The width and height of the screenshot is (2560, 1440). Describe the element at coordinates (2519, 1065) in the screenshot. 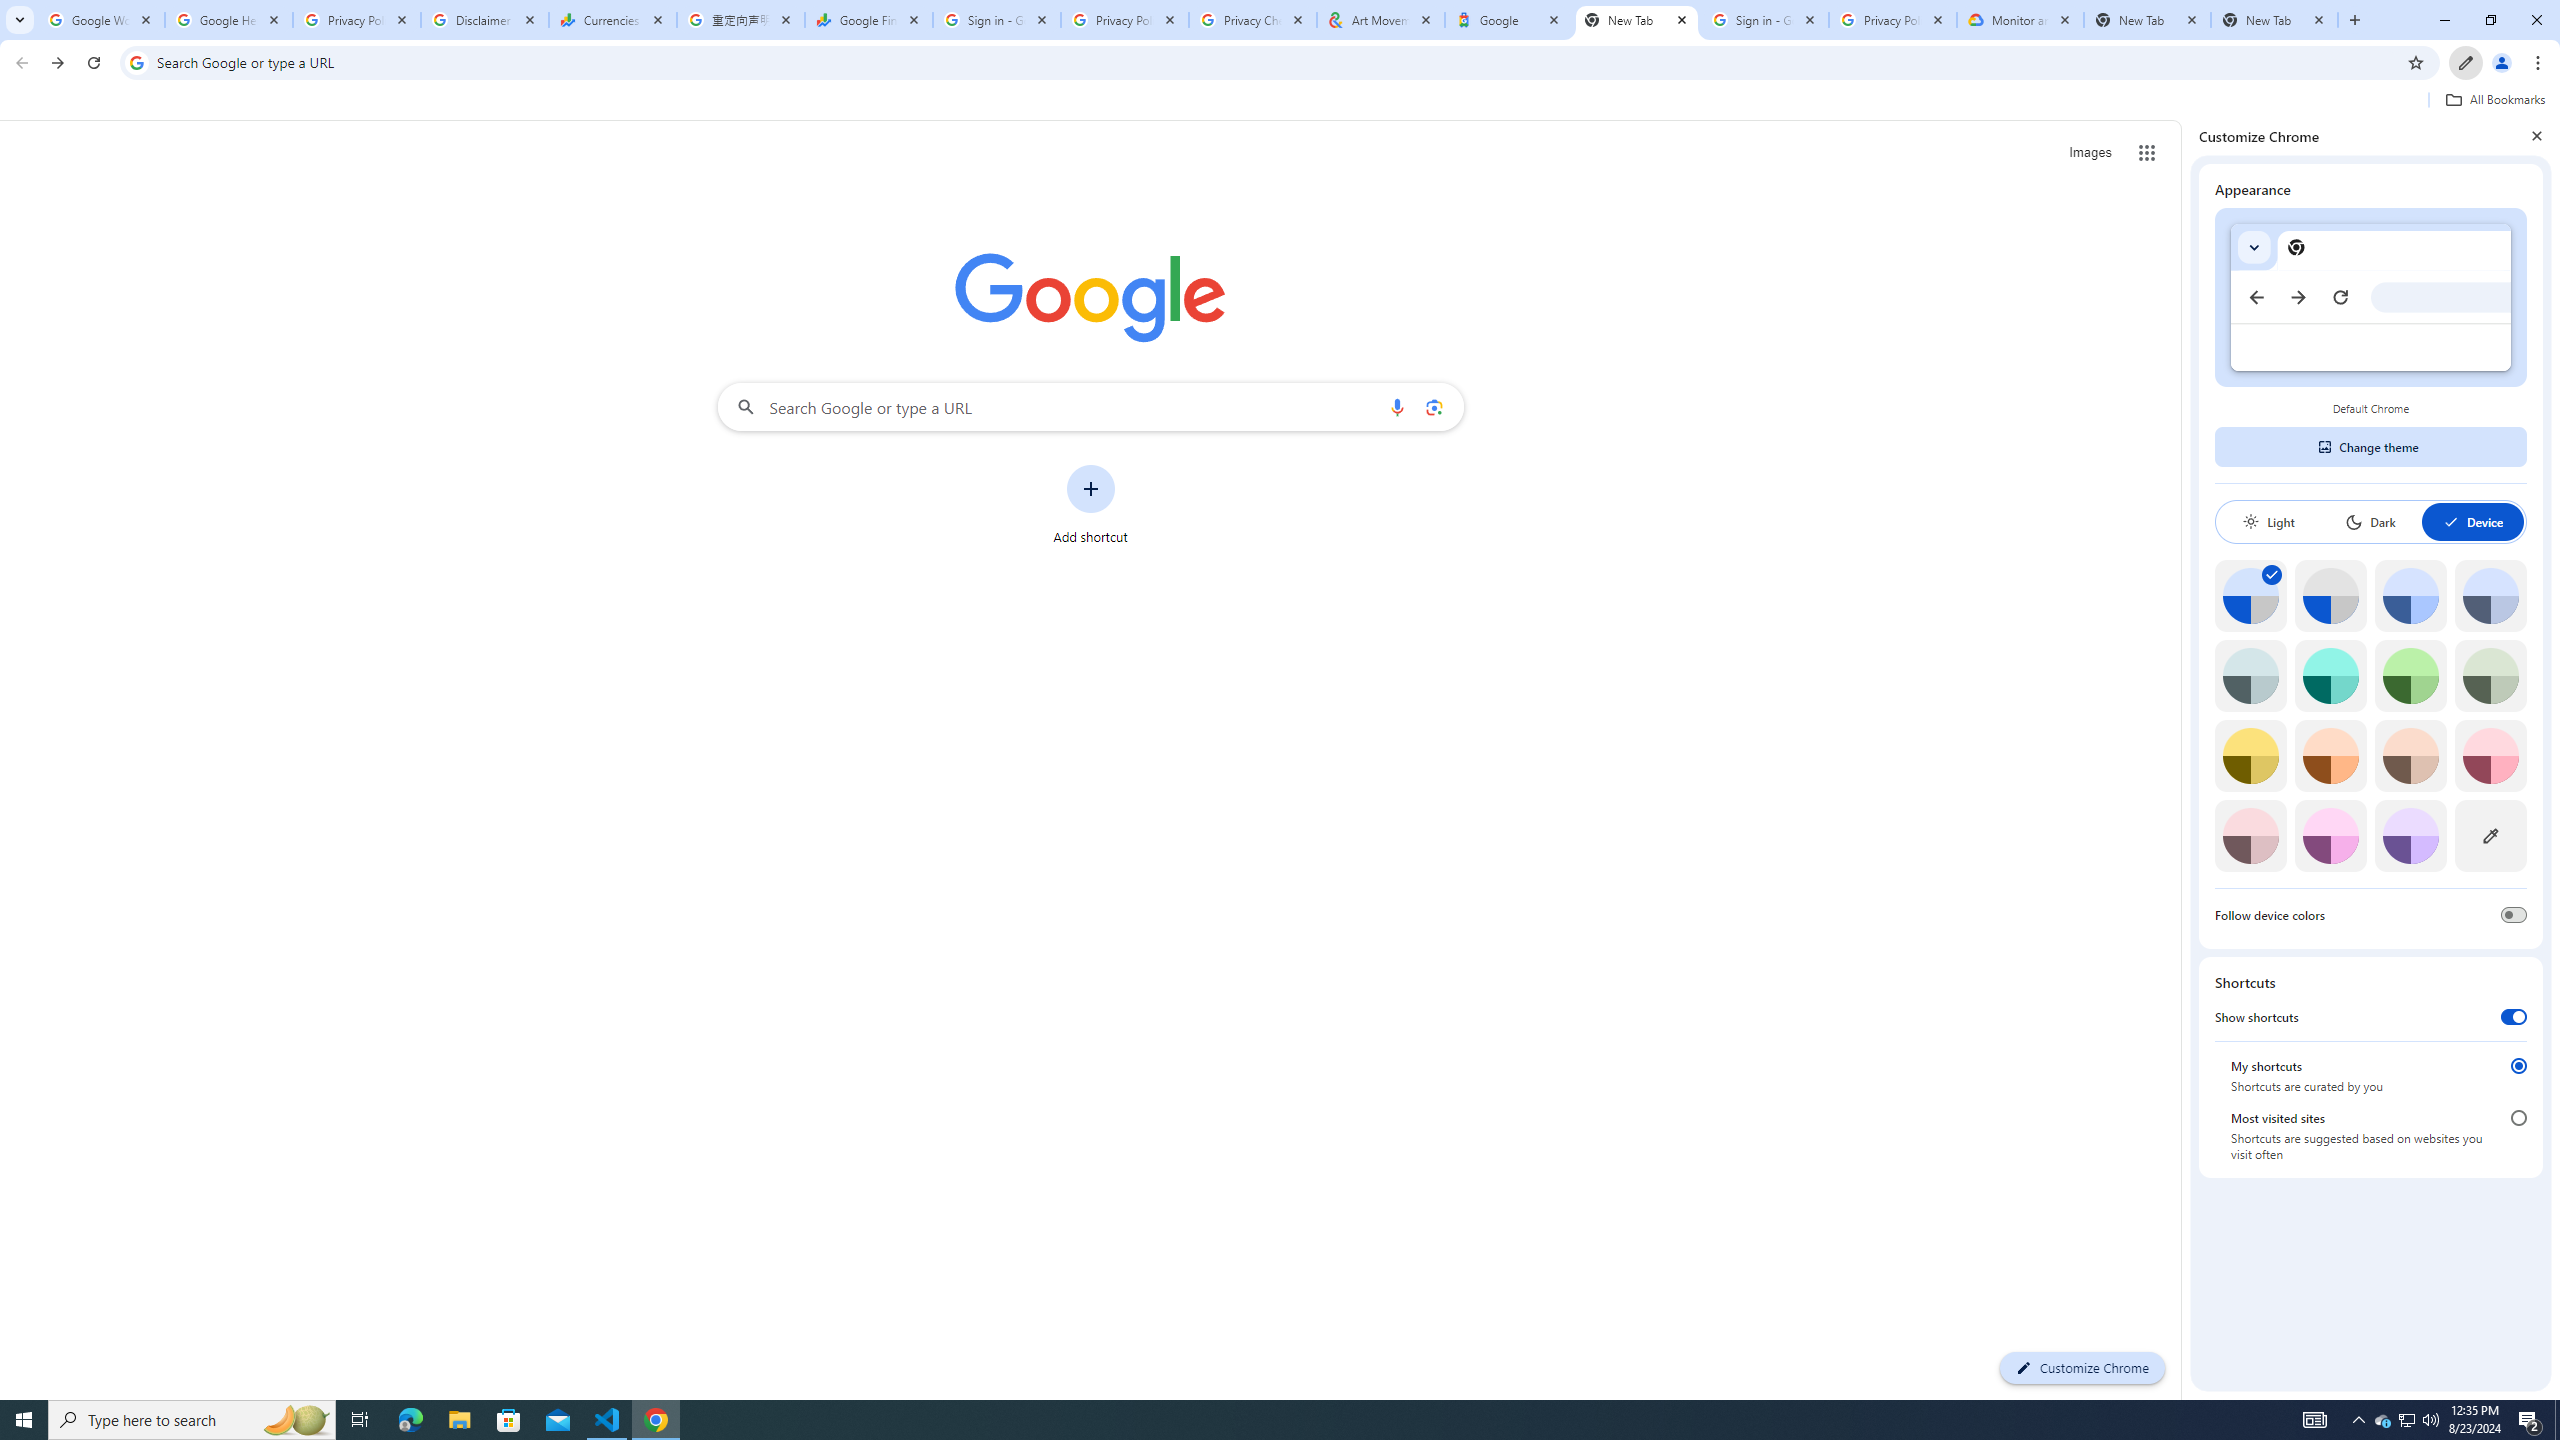

I see `'My shortcuts'` at that location.